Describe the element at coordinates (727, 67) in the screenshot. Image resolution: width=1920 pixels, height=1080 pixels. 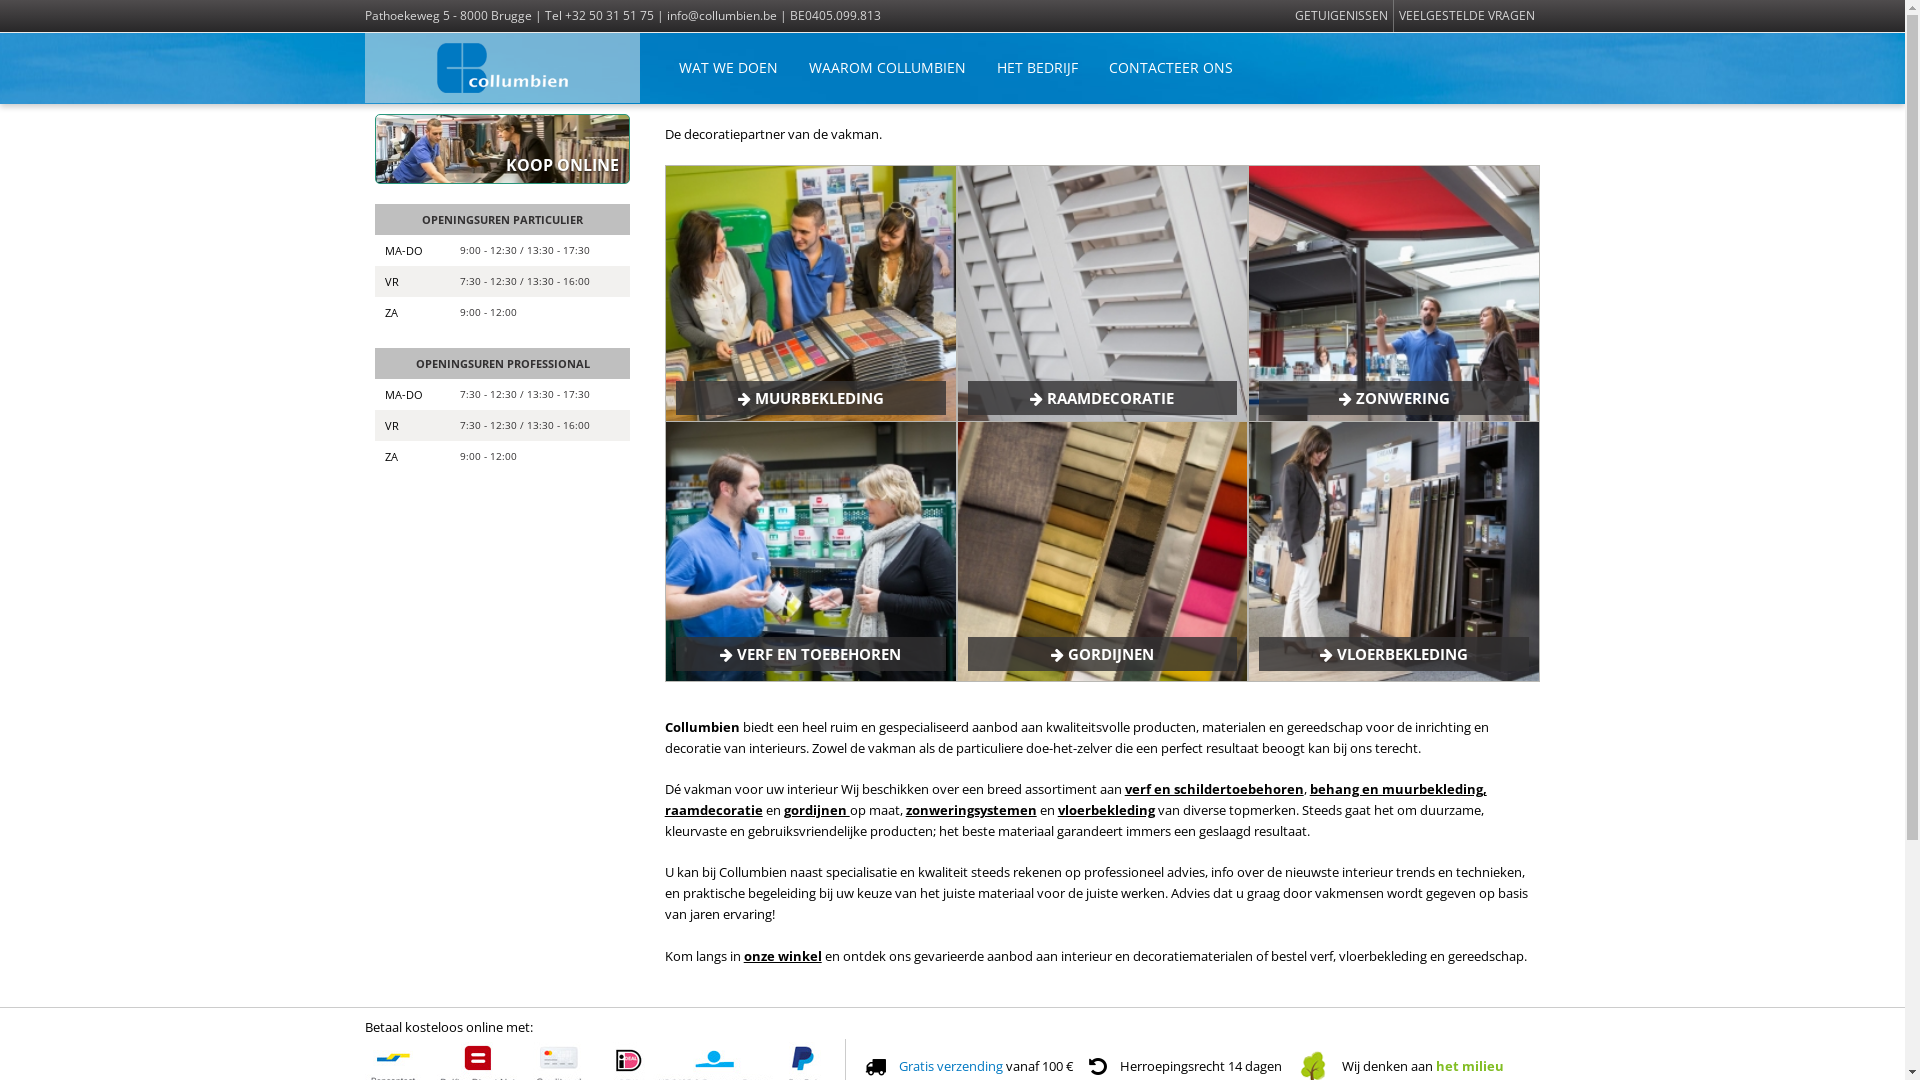
I see `'WAT WE DOEN'` at that location.